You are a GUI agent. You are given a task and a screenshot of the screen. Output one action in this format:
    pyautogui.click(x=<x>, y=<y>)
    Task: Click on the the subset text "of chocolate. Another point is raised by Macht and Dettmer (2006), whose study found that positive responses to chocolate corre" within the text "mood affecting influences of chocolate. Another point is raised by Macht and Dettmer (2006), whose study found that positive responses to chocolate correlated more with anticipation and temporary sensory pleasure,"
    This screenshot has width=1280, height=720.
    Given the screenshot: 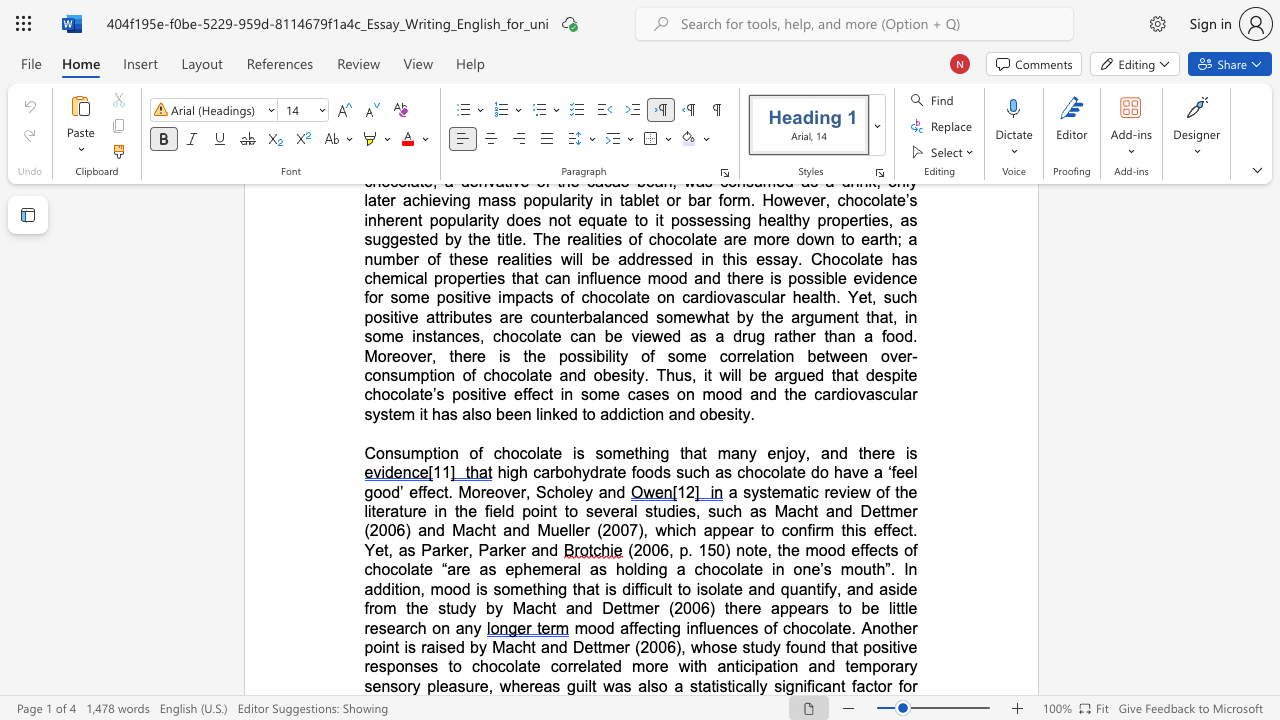 What is the action you would take?
    pyautogui.click(x=763, y=627)
    